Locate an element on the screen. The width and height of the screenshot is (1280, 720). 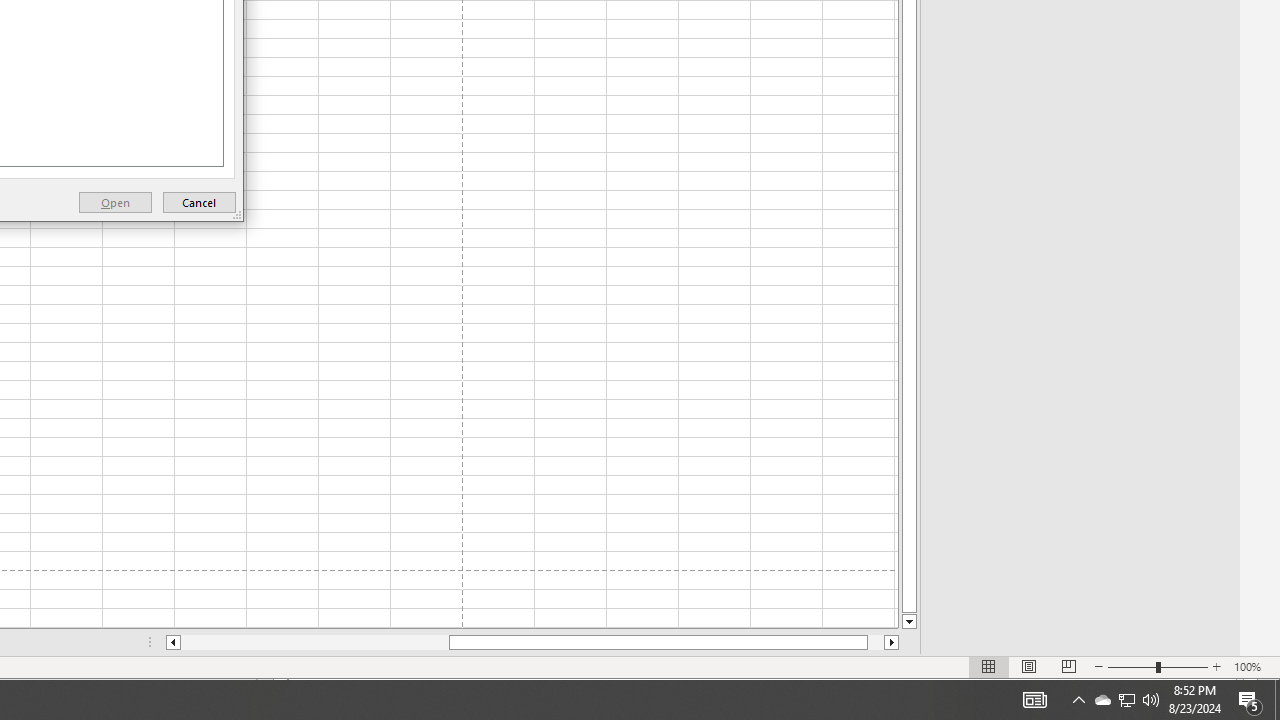
'Zoom In' is located at coordinates (1216, 667).